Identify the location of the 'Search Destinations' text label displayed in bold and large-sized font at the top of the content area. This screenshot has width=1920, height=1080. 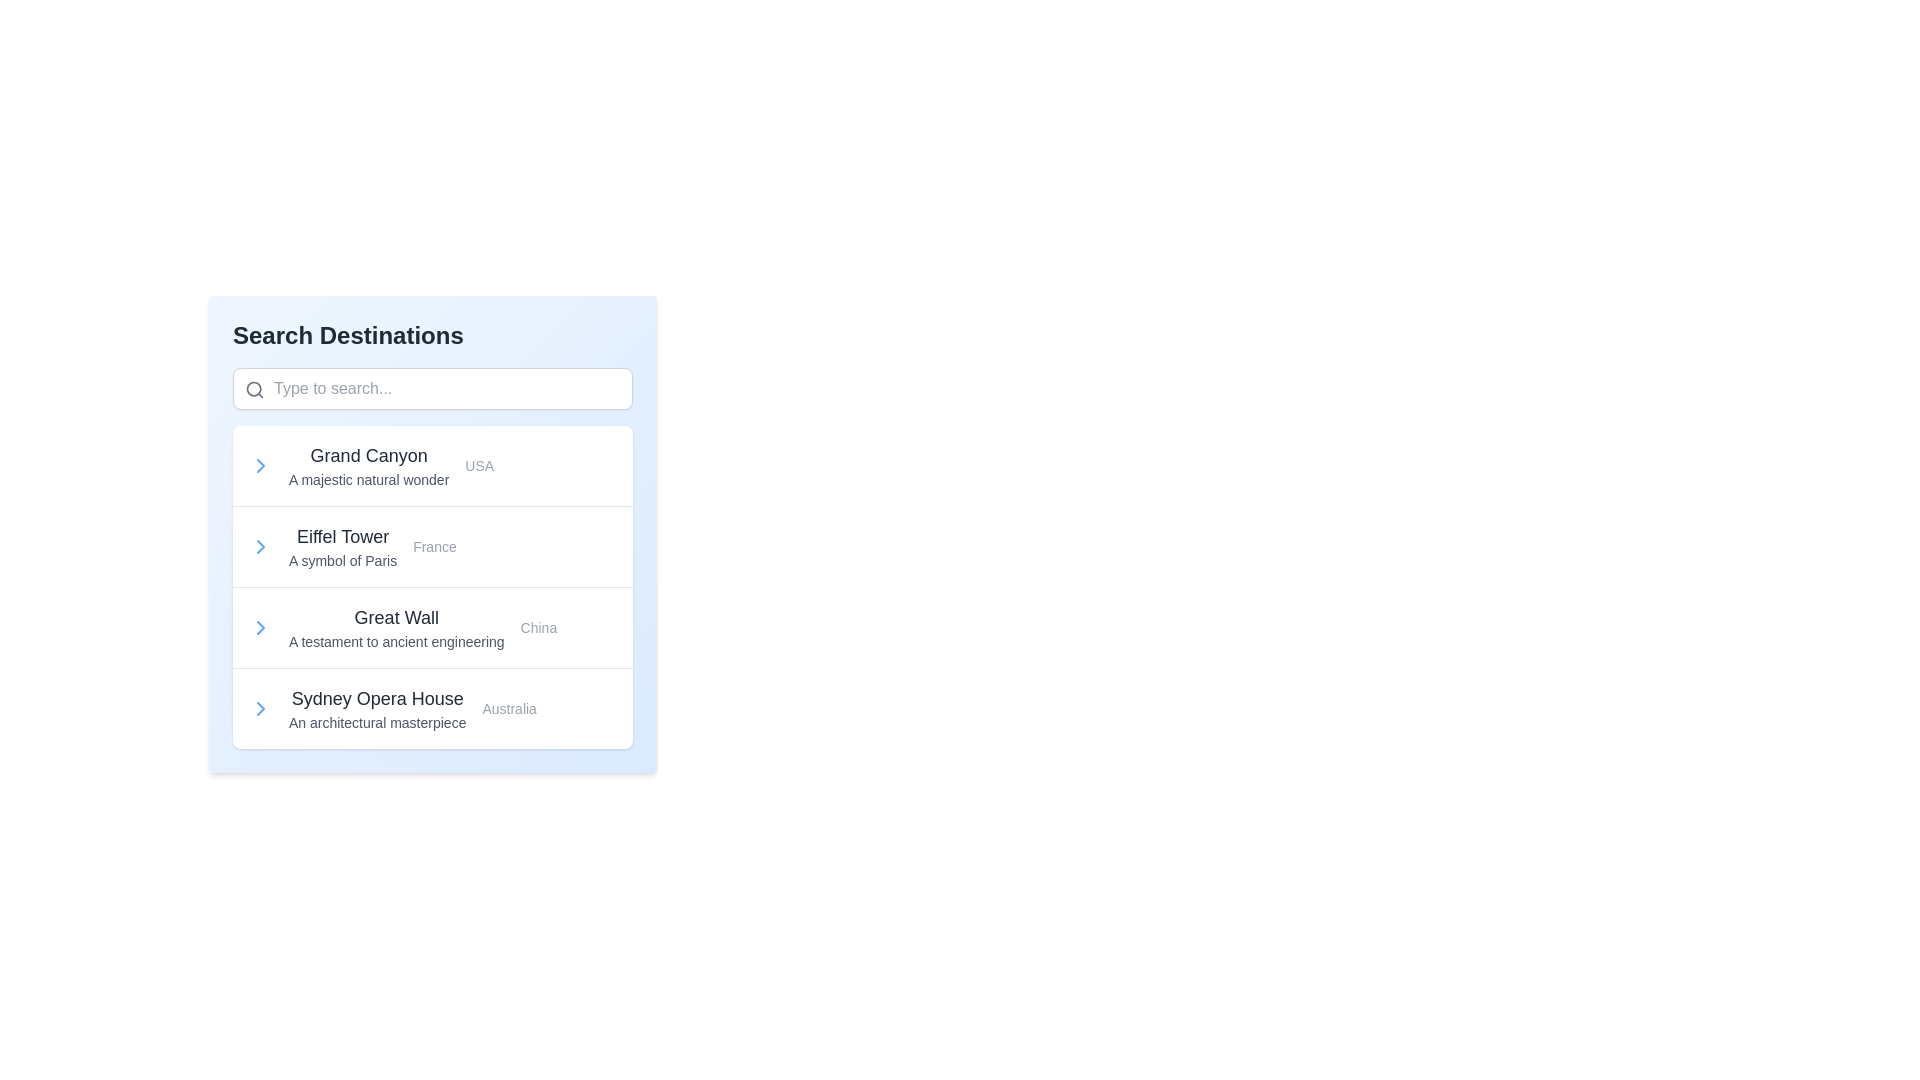
(431, 334).